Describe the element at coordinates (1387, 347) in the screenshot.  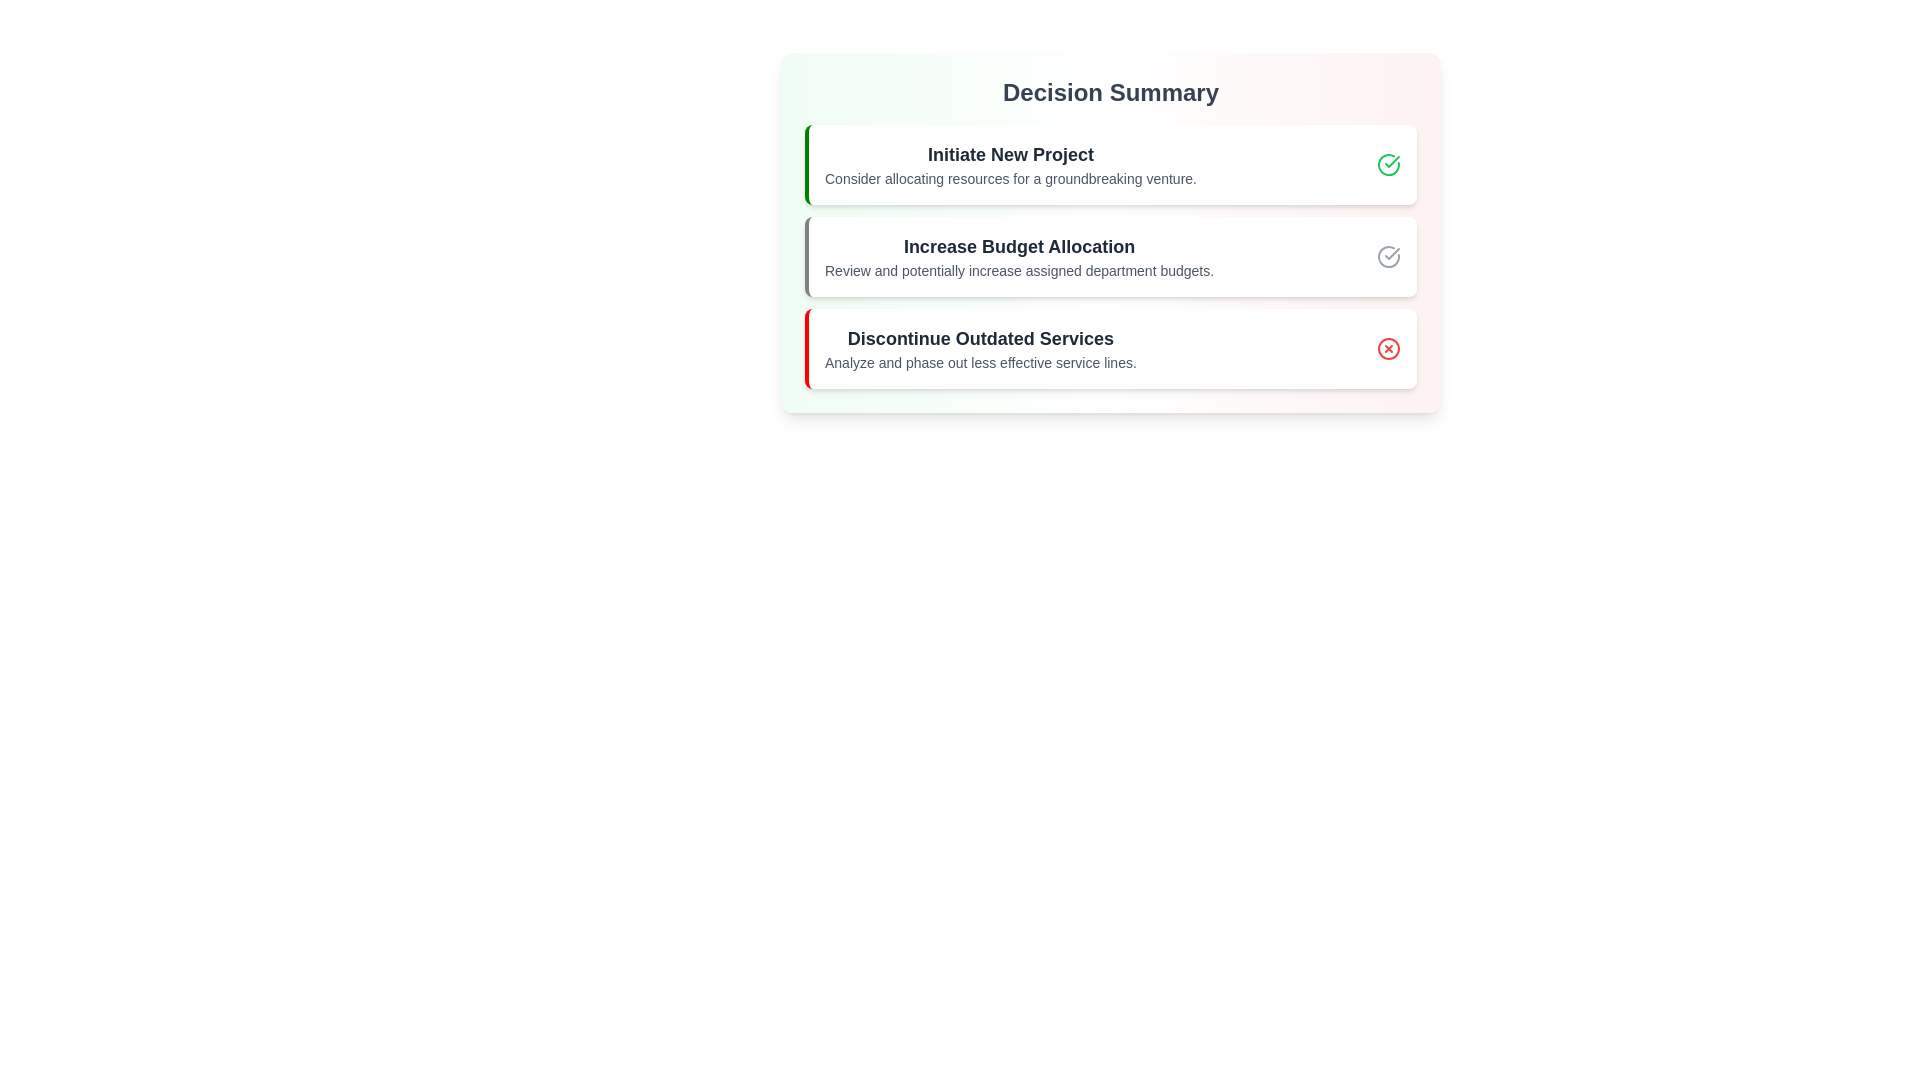
I see `the status indicator for Discontinue Outdated Services` at that location.